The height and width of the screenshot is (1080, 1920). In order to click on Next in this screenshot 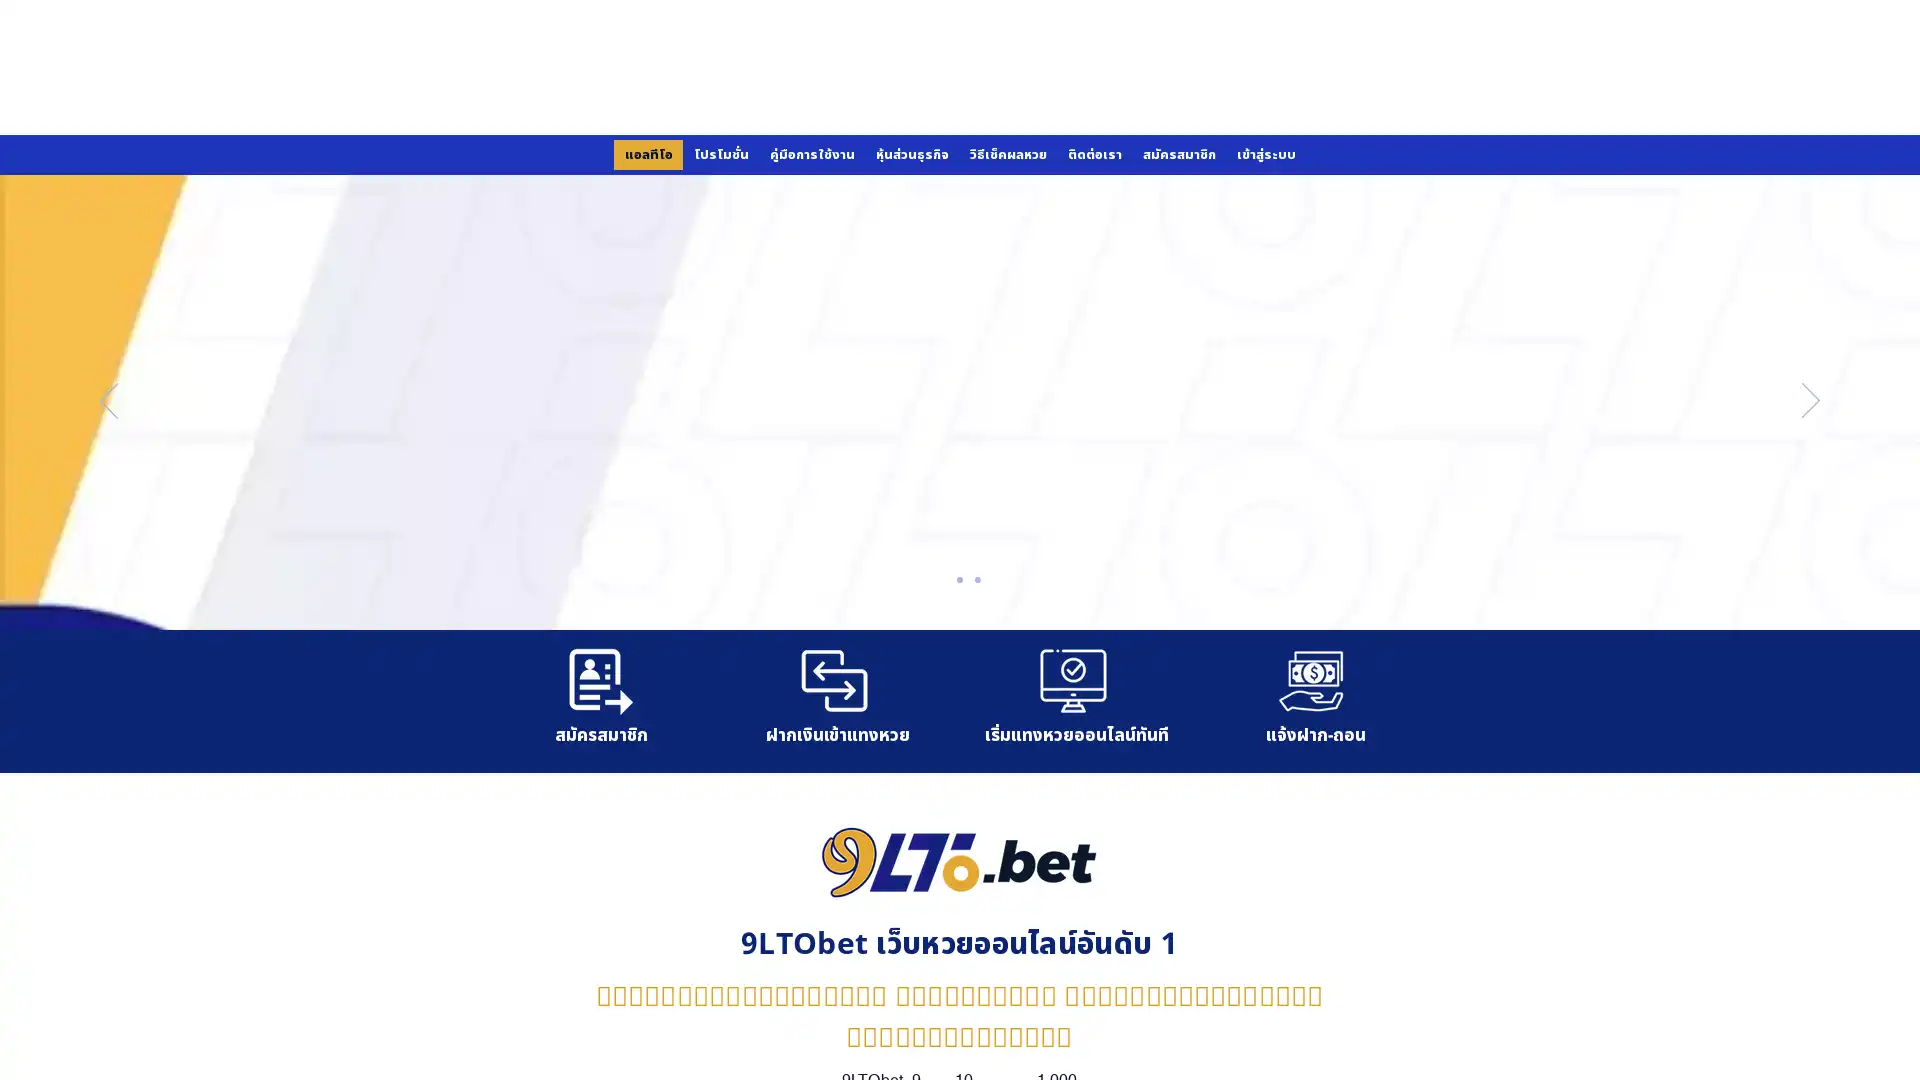, I will do `click(1810, 401)`.